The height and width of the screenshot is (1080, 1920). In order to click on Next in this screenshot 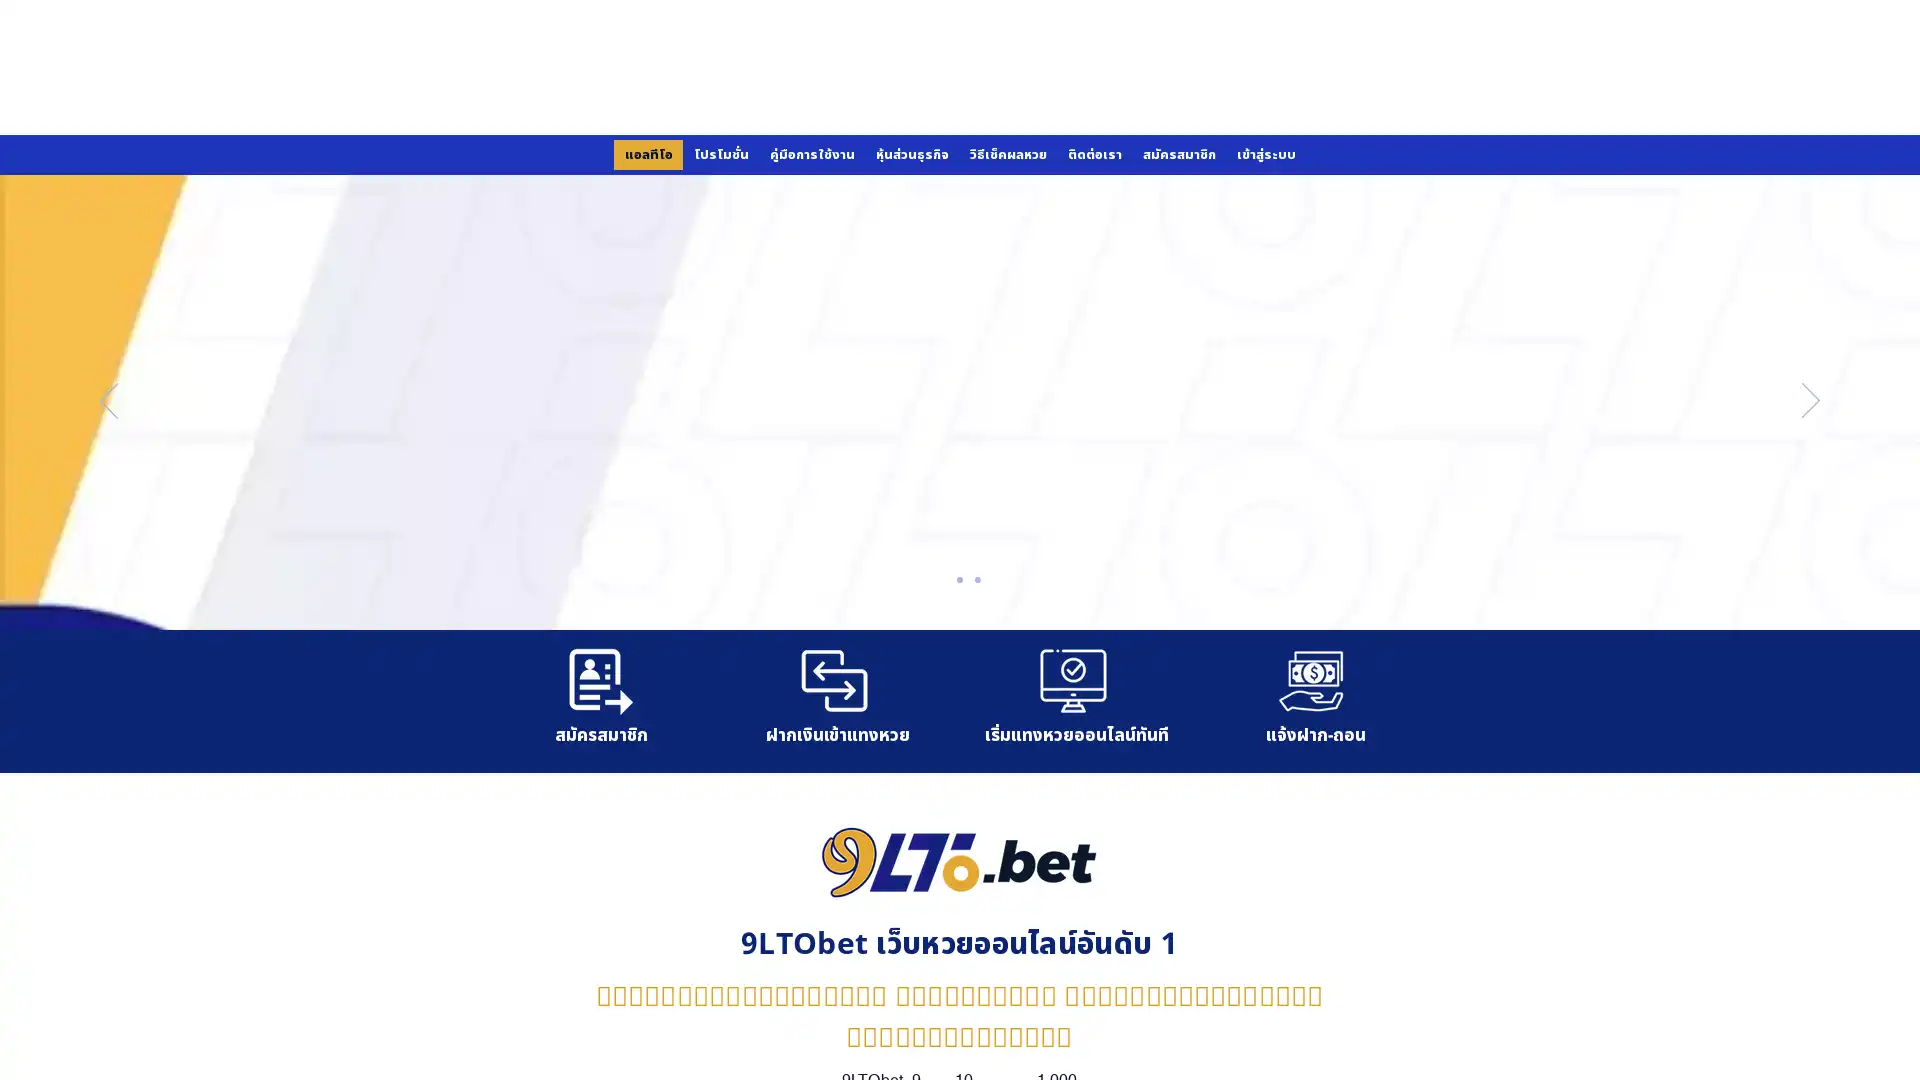, I will do `click(1810, 401)`.